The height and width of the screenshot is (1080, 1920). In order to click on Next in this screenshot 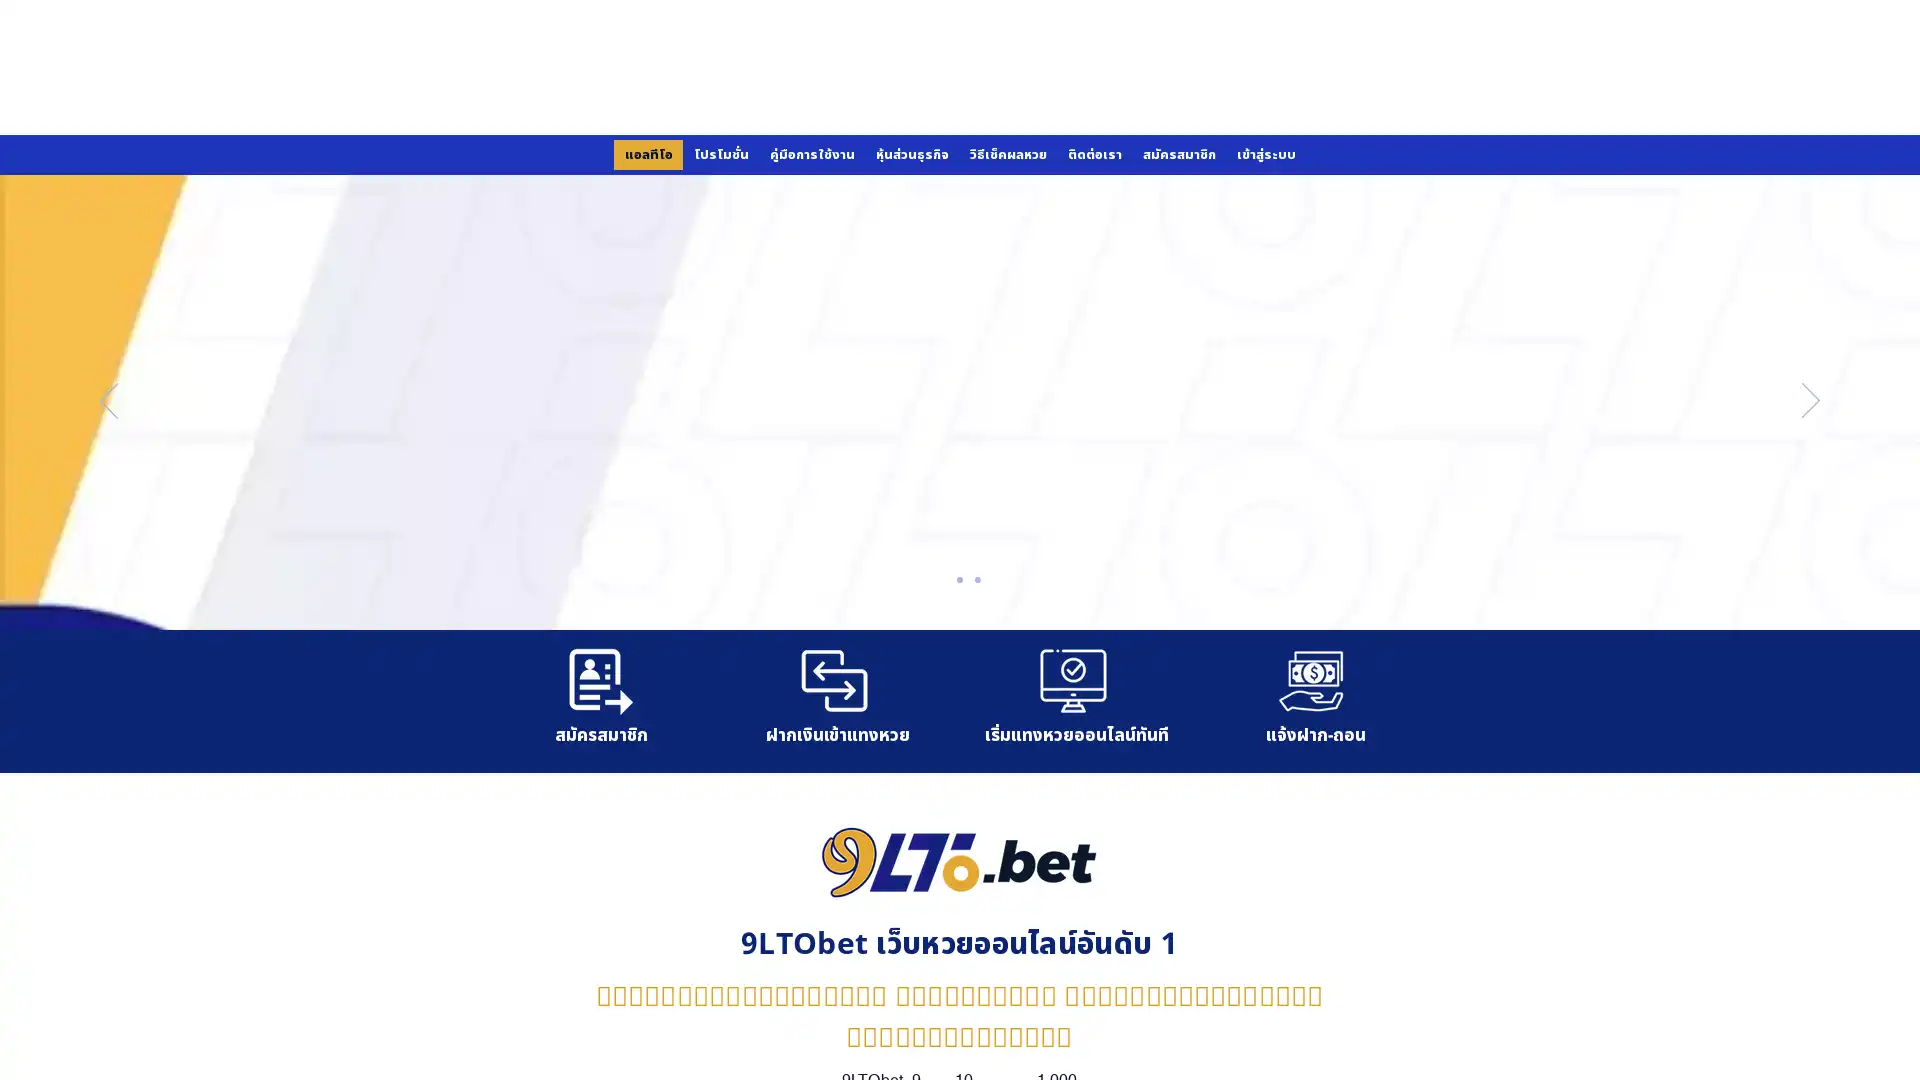, I will do `click(1810, 401)`.